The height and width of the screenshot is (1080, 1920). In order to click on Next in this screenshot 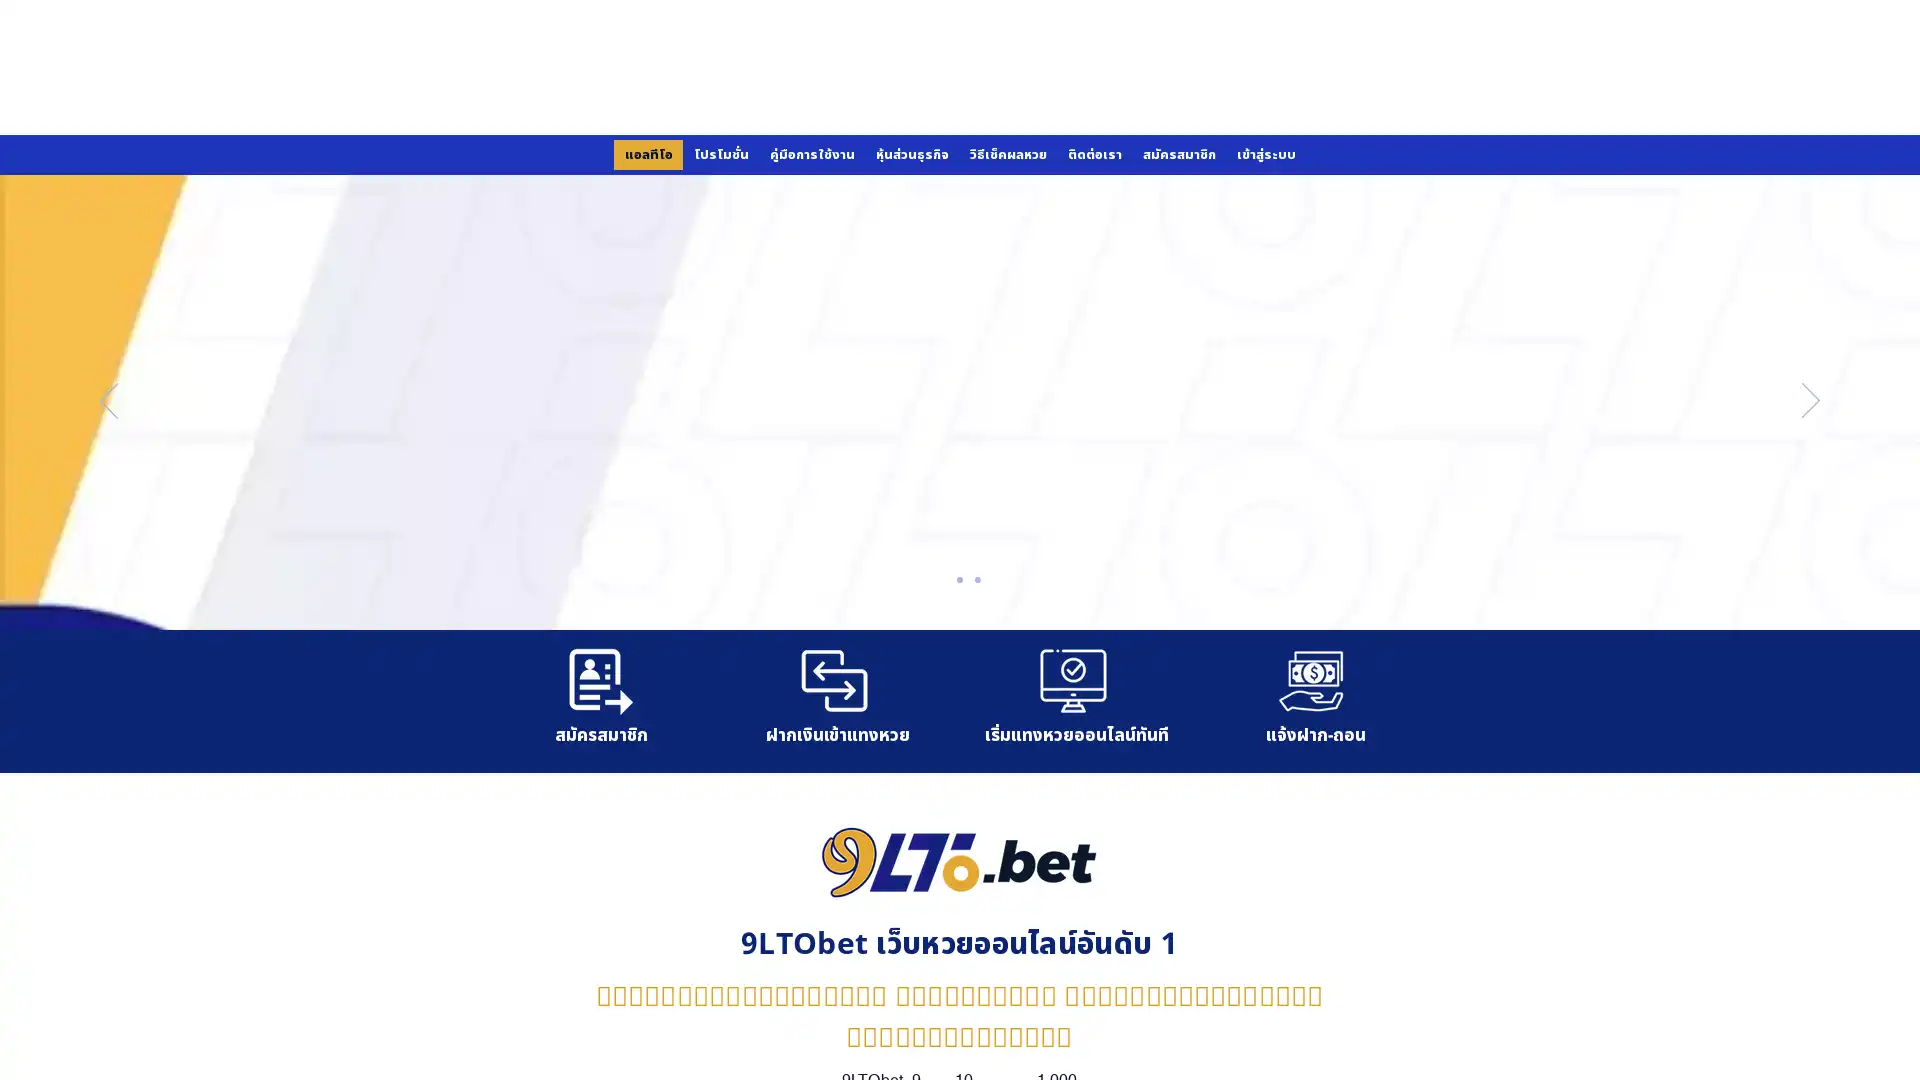, I will do `click(1810, 401)`.